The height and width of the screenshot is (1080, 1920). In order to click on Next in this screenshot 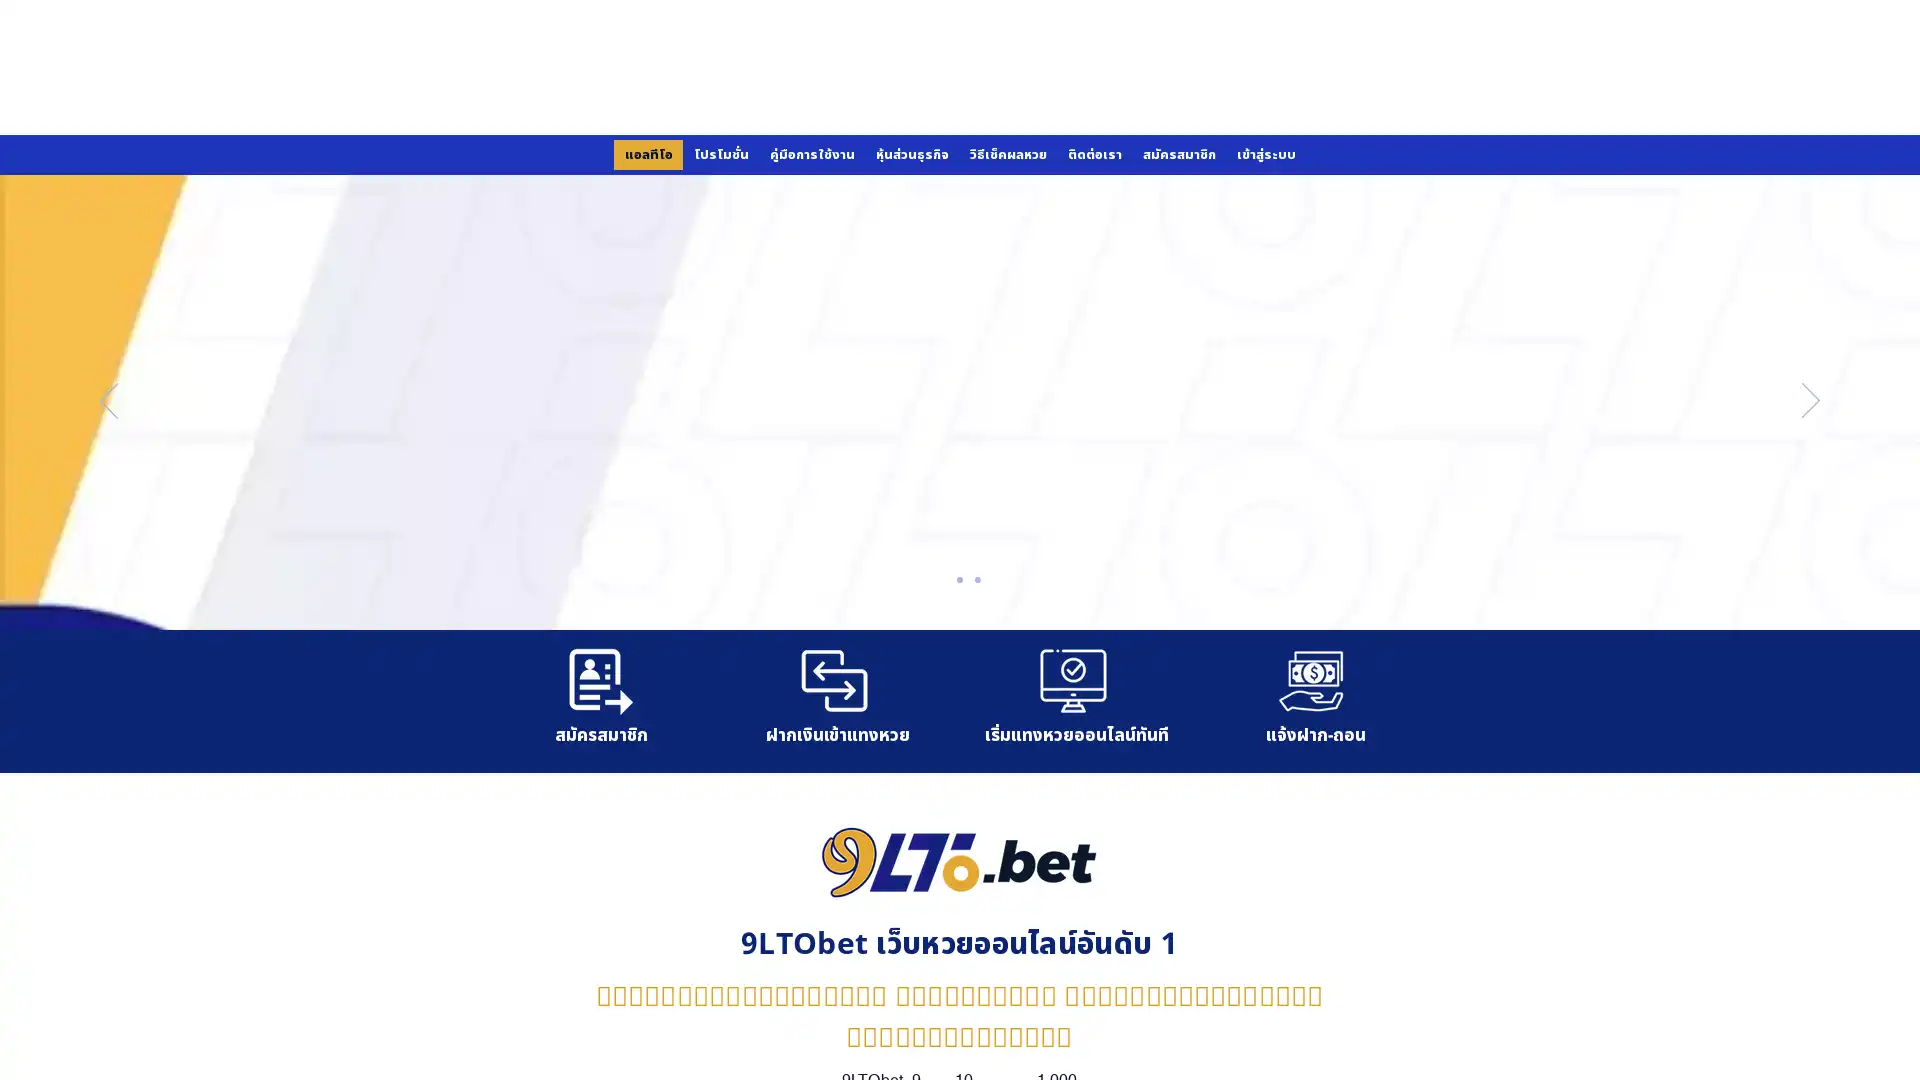, I will do `click(1810, 401)`.